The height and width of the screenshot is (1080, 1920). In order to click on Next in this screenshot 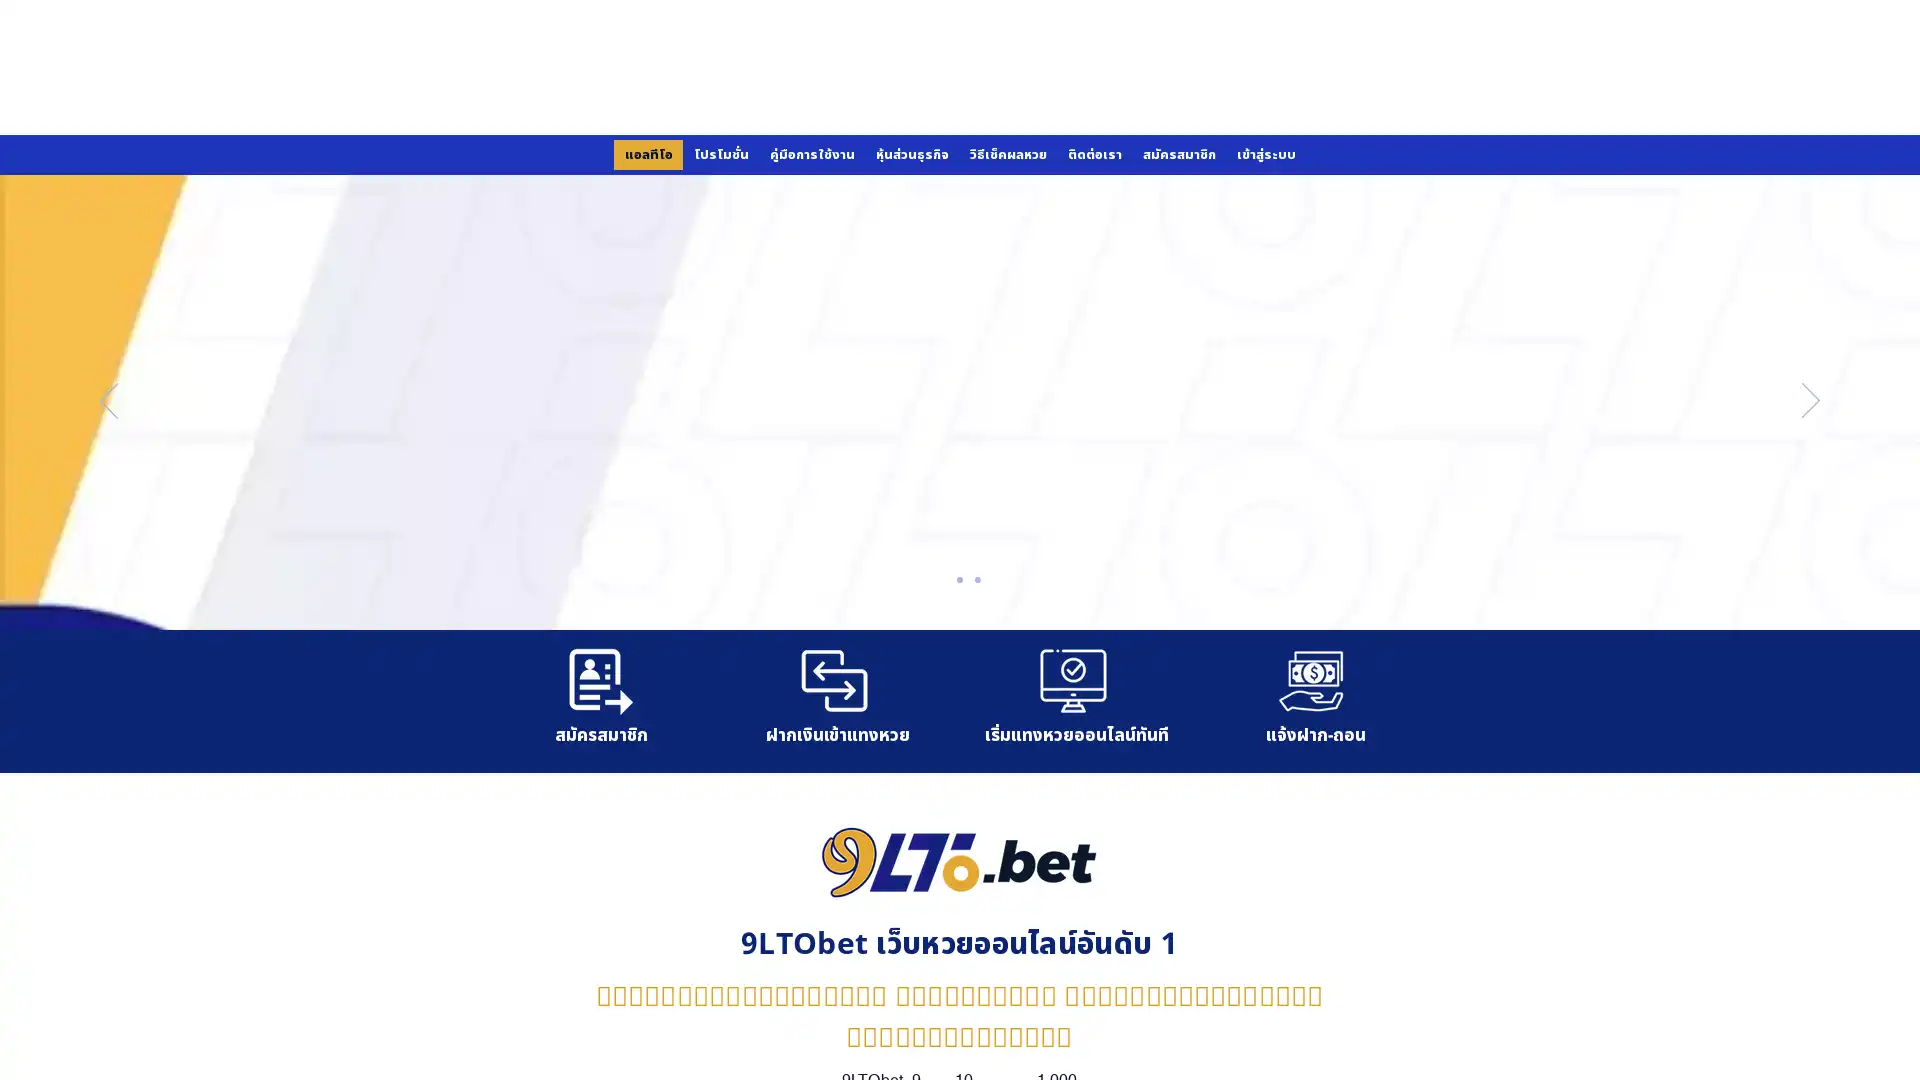, I will do `click(1810, 401)`.